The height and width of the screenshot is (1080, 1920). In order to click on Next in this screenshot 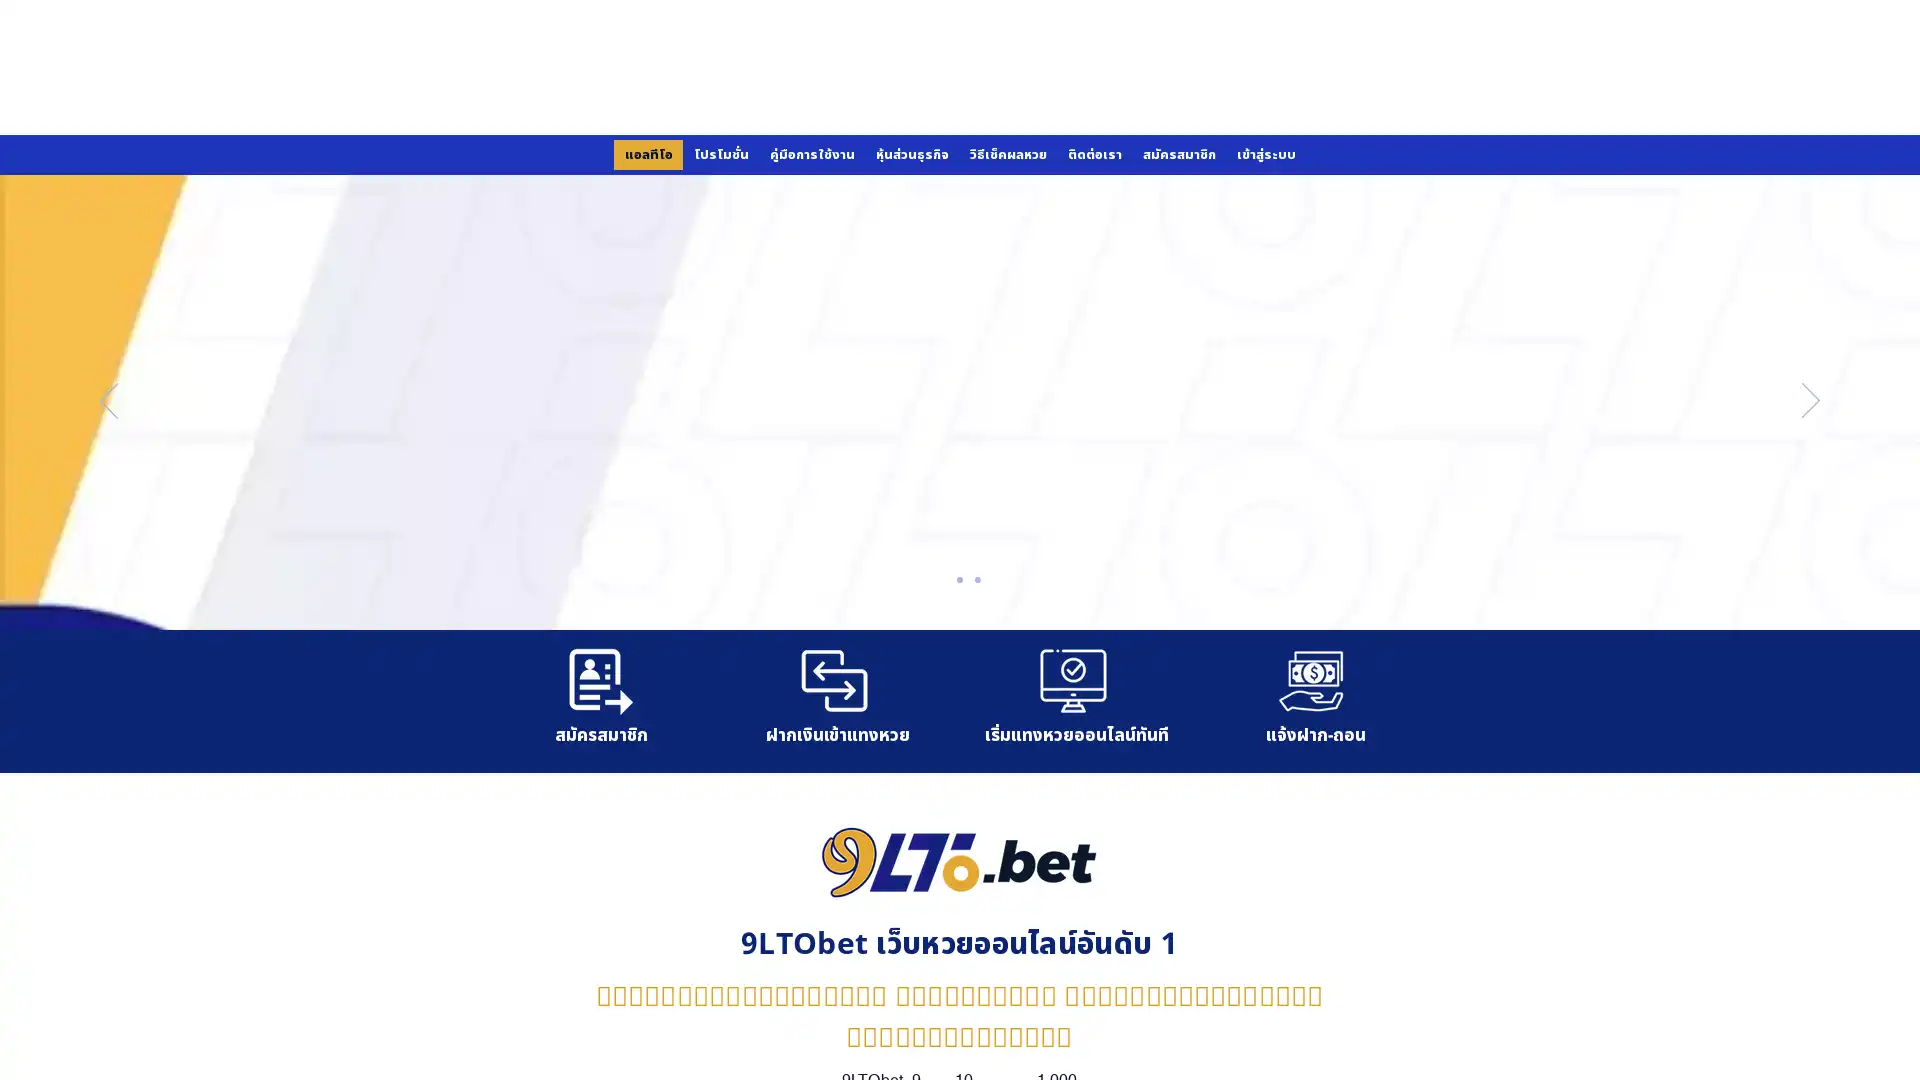, I will do `click(1810, 401)`.